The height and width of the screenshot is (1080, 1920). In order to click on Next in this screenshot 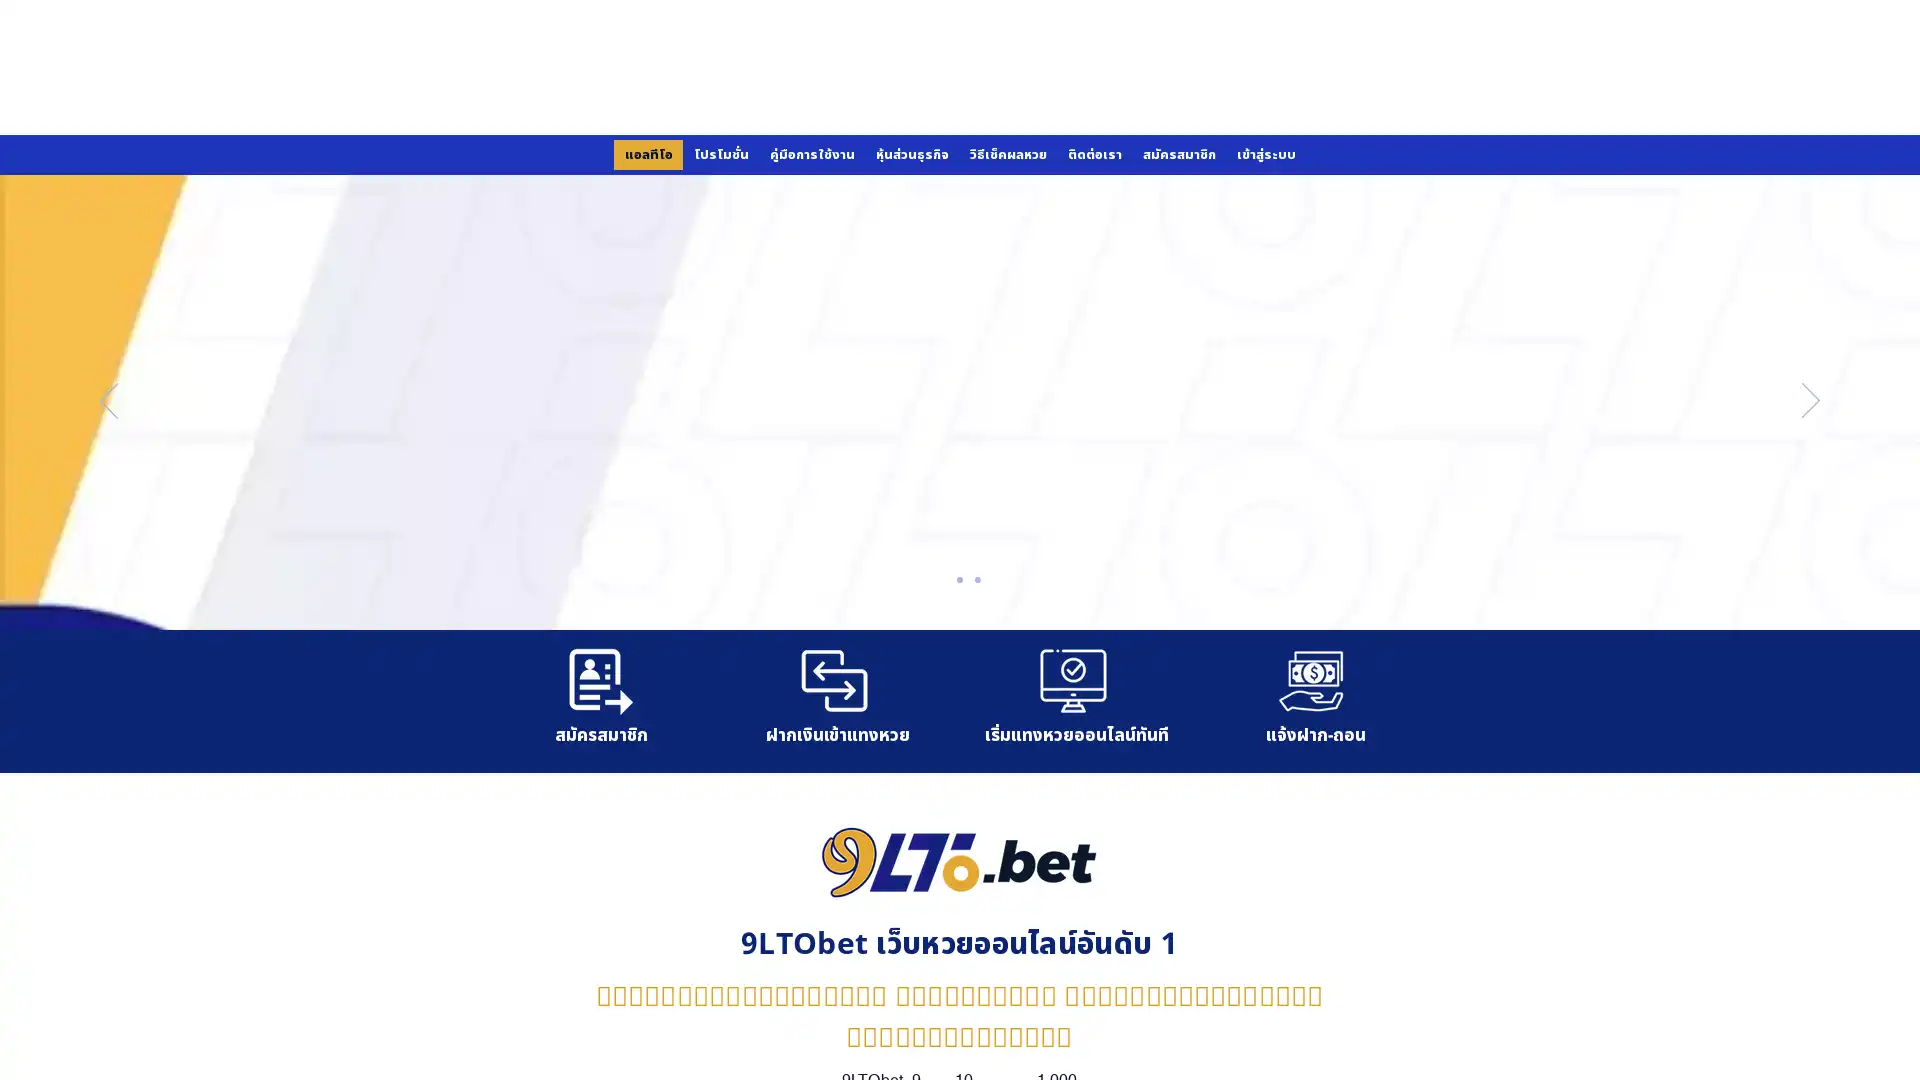, I will do `click(1810, 401)`.